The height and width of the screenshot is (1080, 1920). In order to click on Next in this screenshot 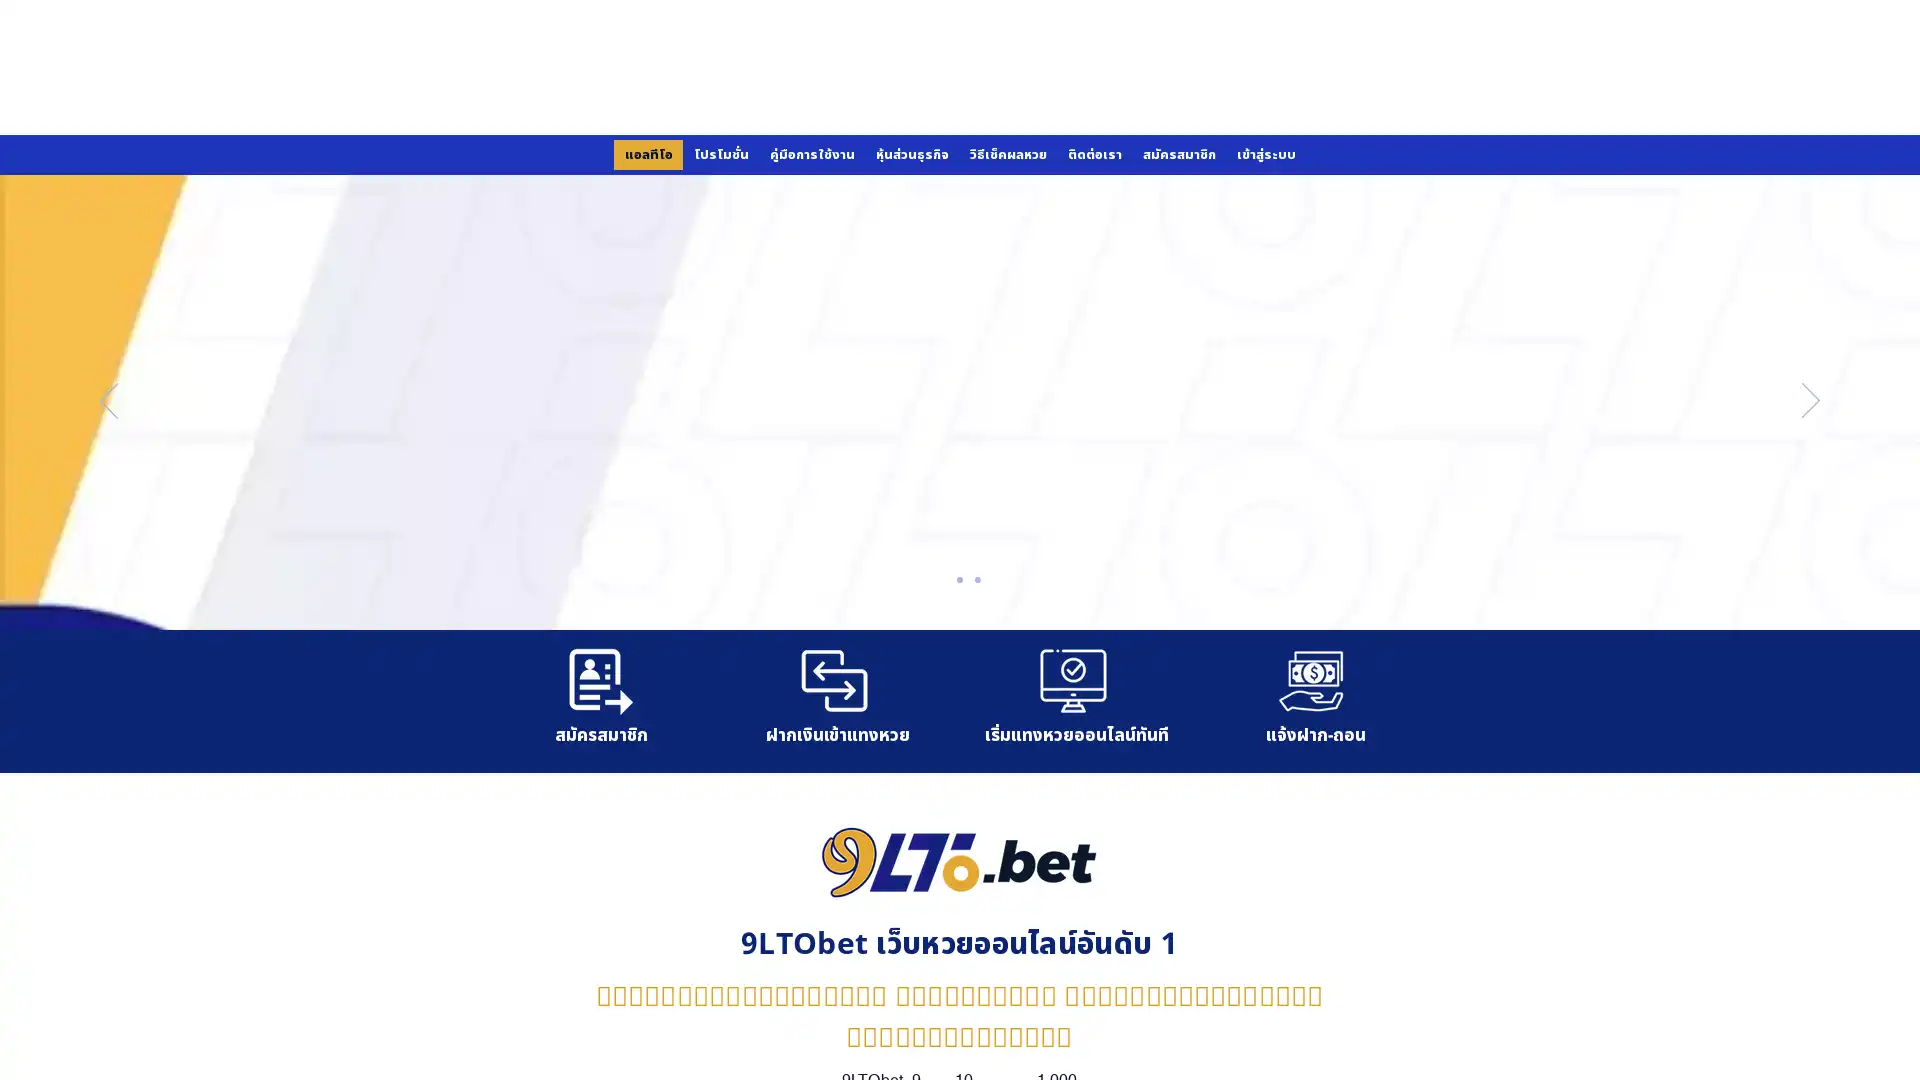, I will do `click(1810, 401)`.